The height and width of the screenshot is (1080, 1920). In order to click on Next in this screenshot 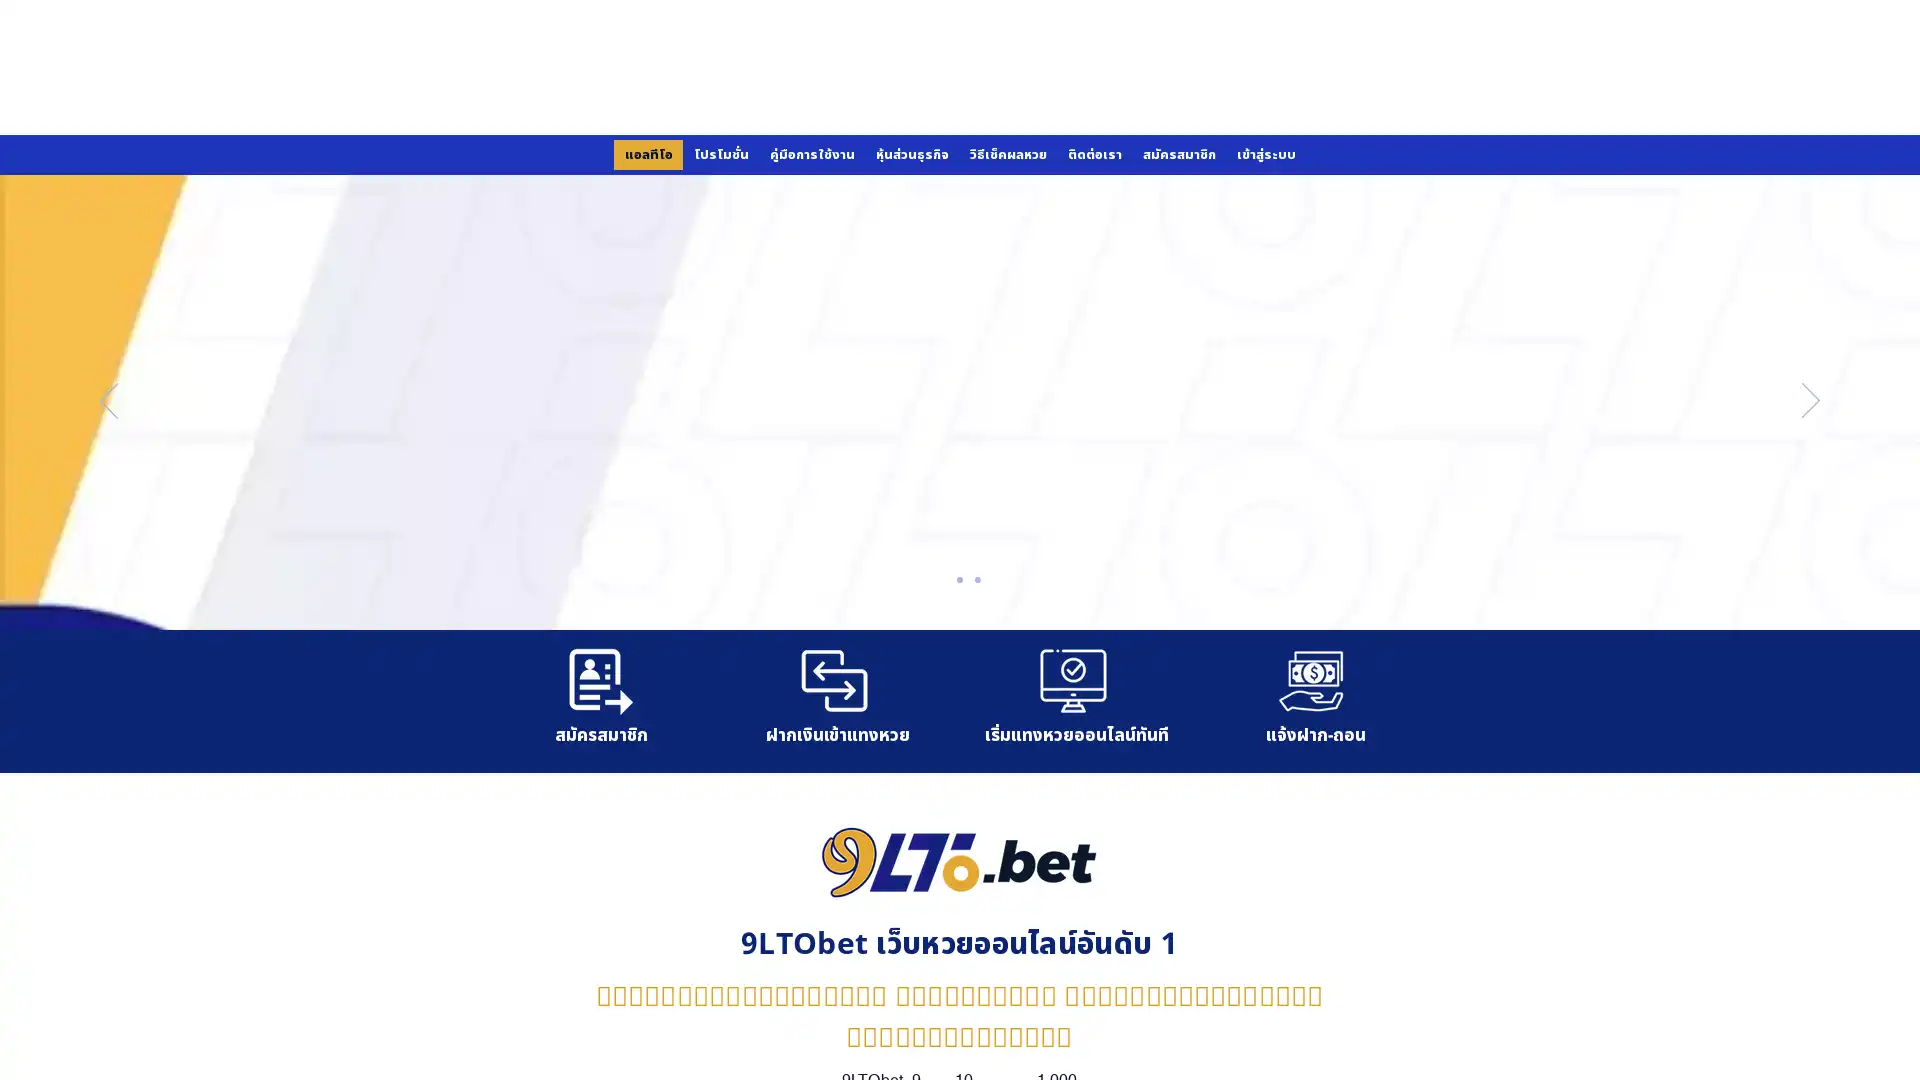, I will do `click(1810, 401)`.